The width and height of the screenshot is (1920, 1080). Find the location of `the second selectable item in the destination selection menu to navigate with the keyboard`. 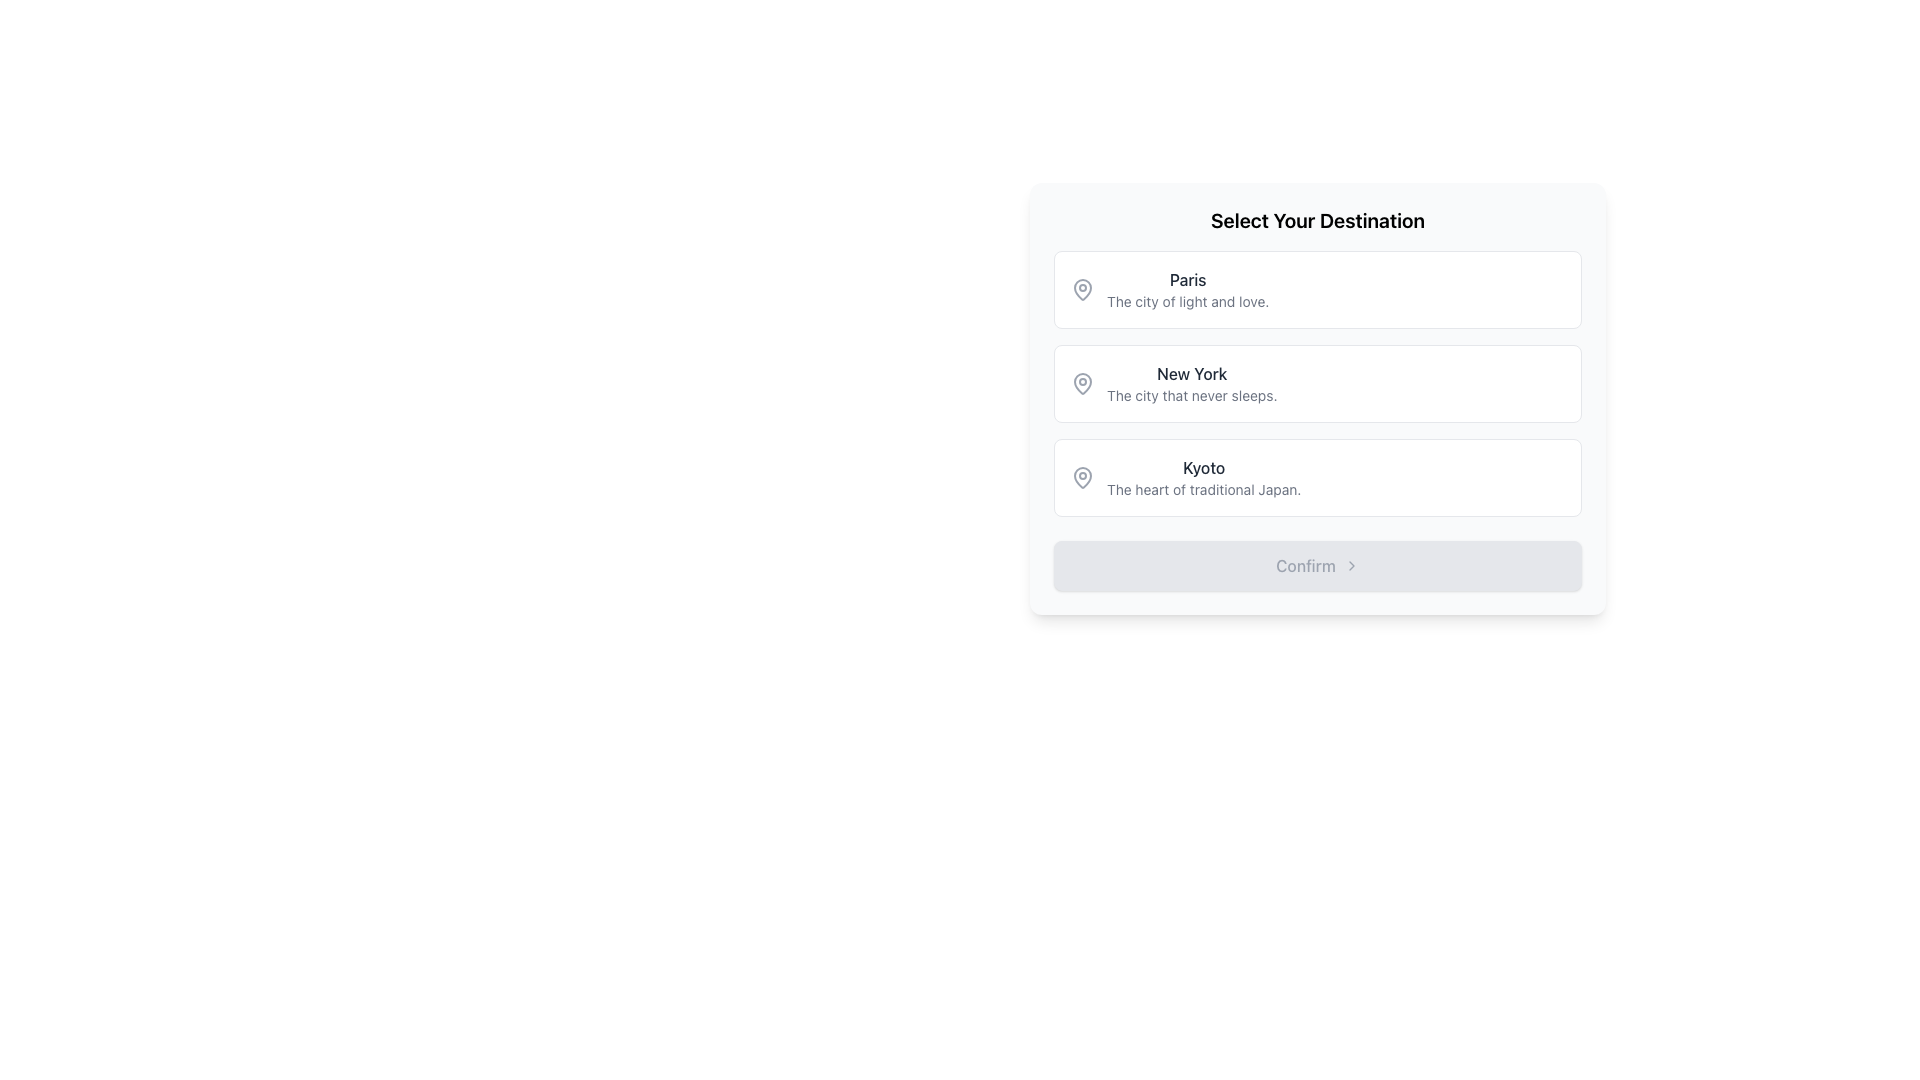

the second selectable item in the destination selection menu to navigate with the keyboard is located at coordinates (1318, 398).